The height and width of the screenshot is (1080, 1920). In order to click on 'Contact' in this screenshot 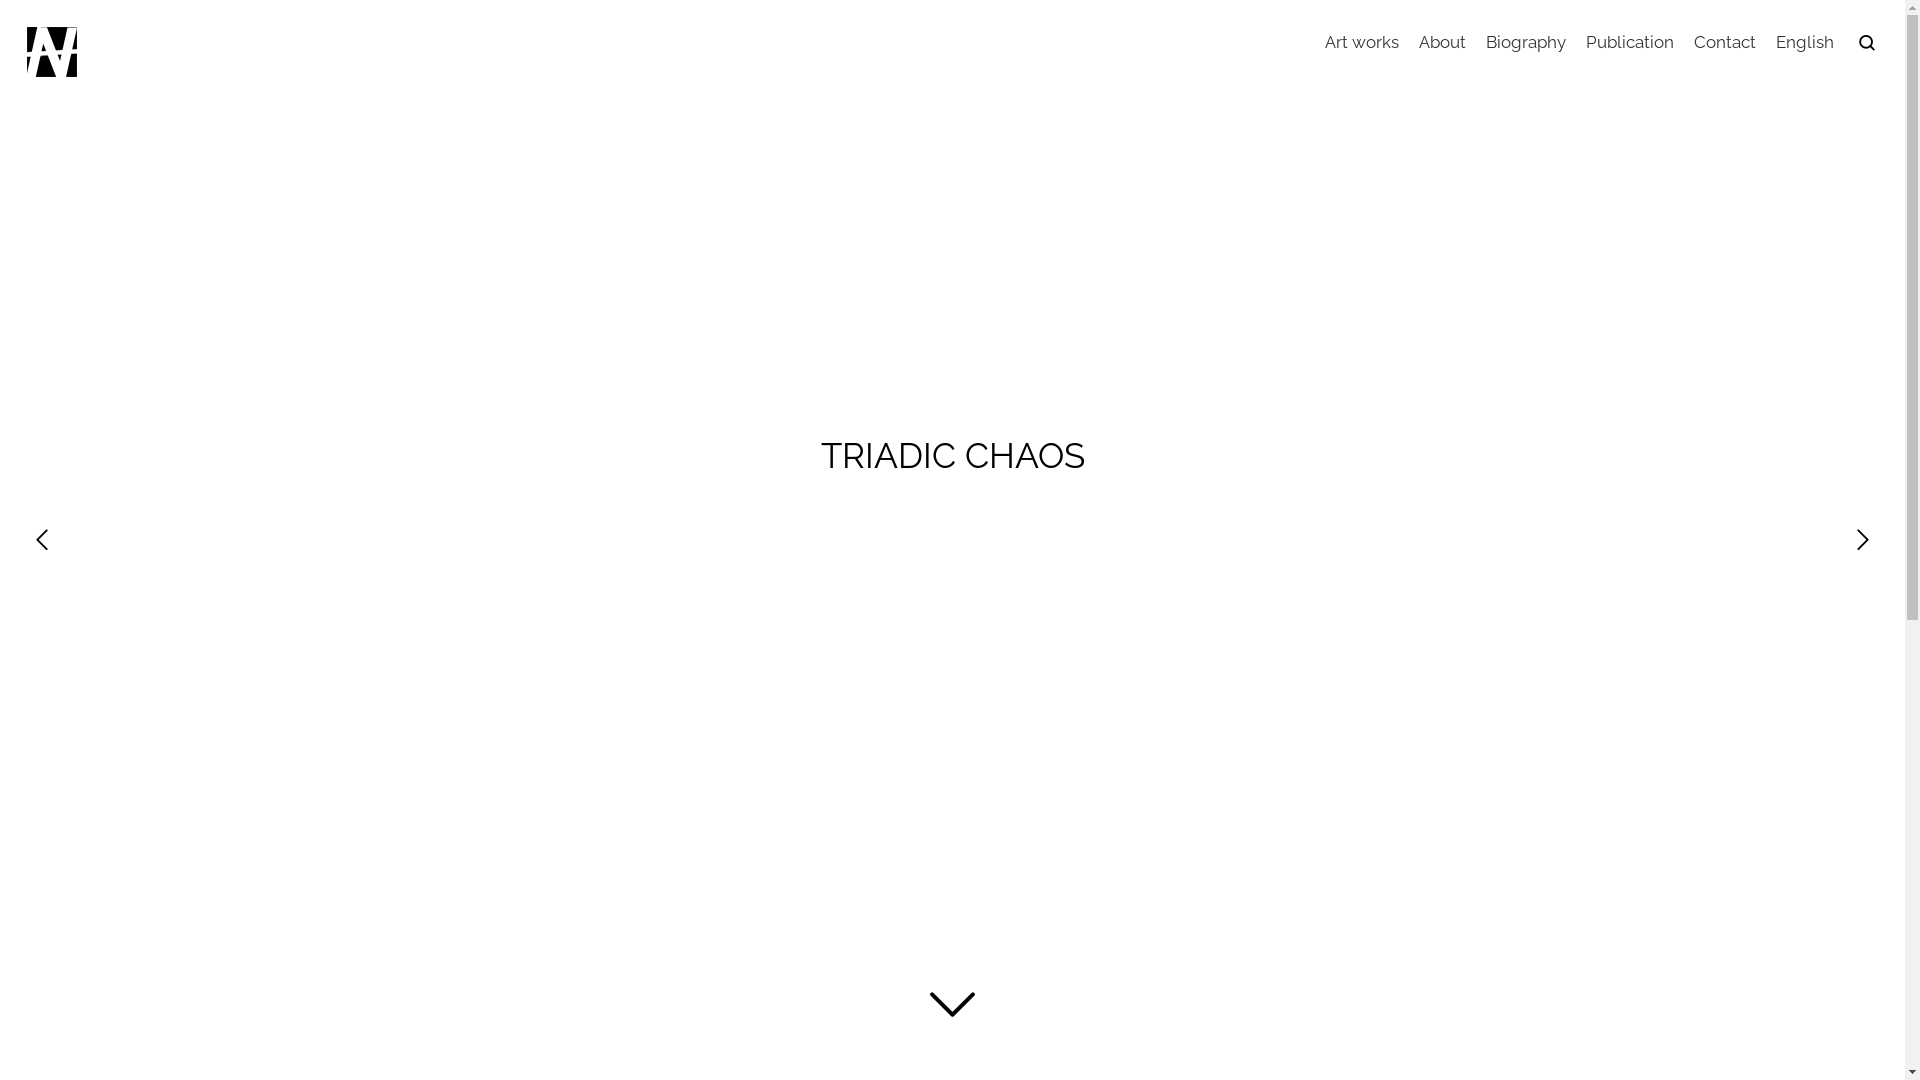, I will do `click(1723, 42)`.